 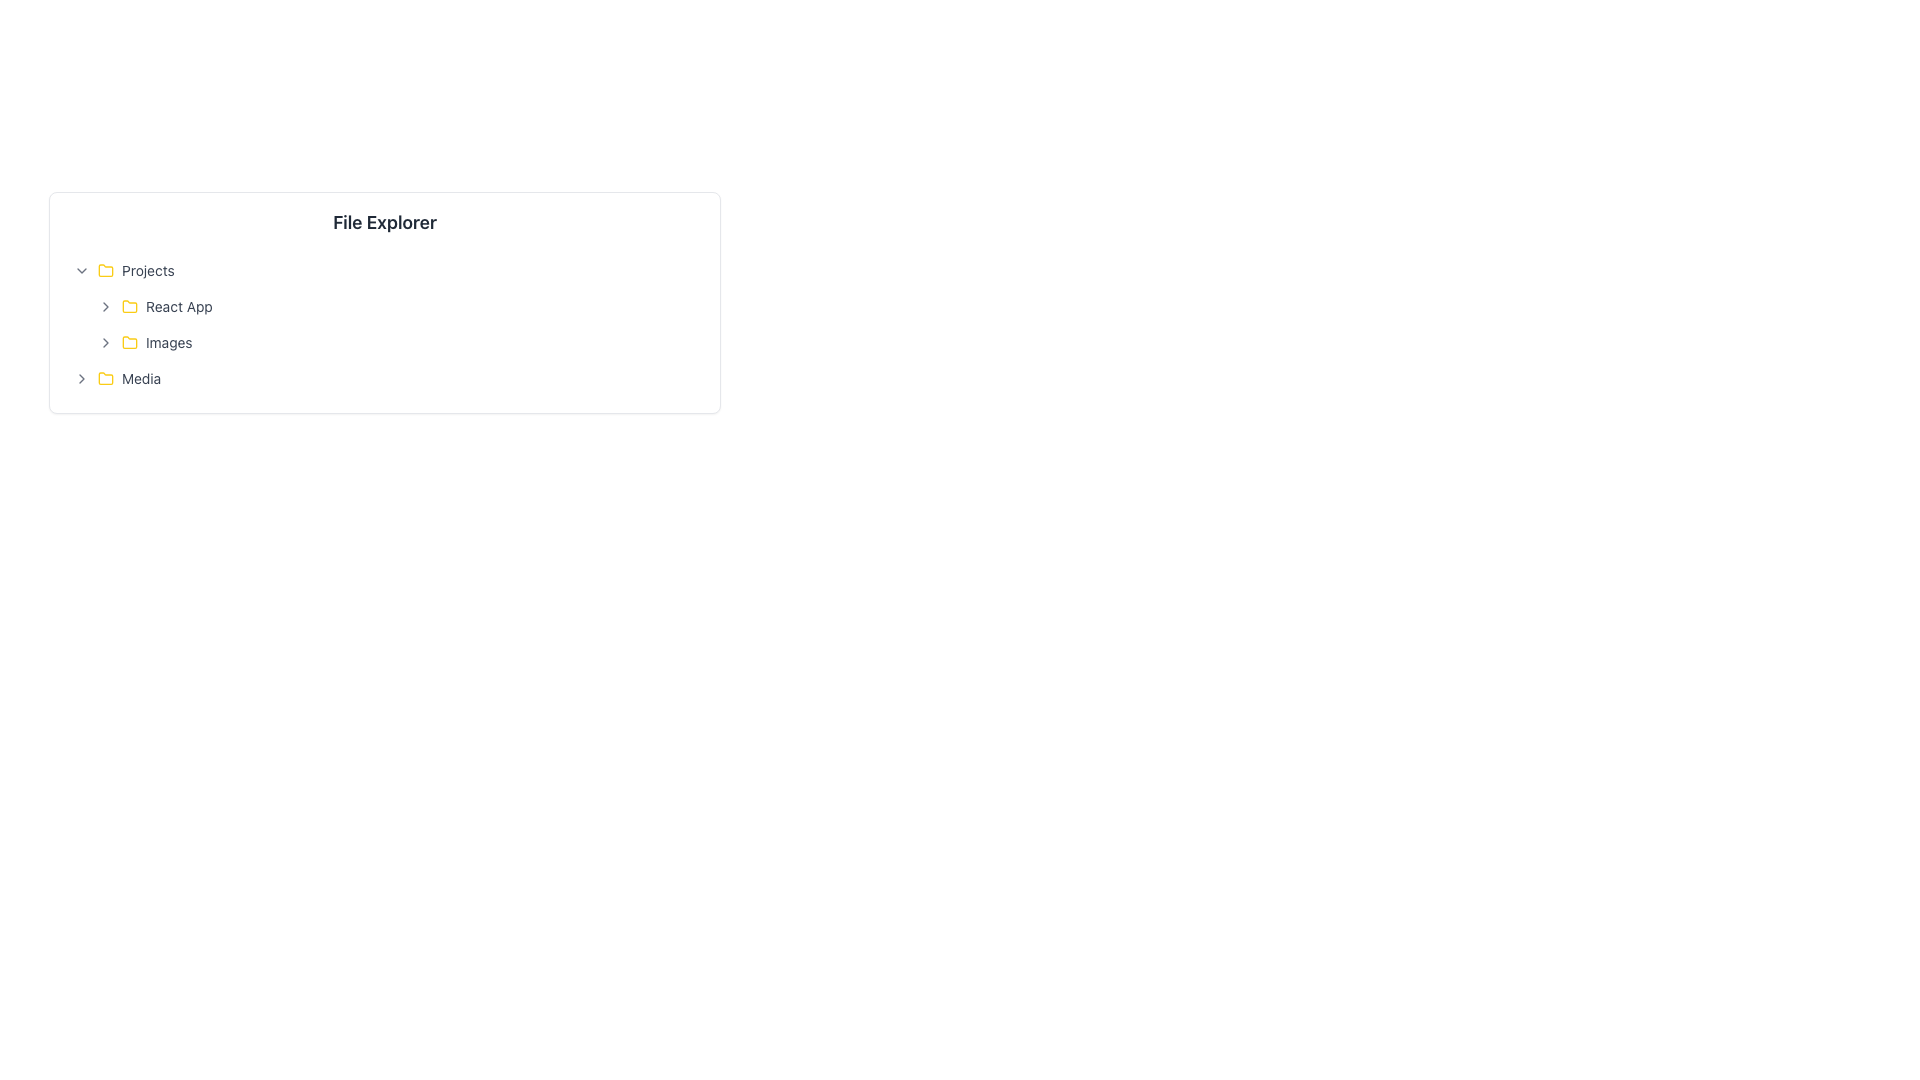 I want to click on the yellow folder icon located to the left of the 'Media' text item, which is styled with a stroke outline and rounded corners, so click(x=104, y=378).